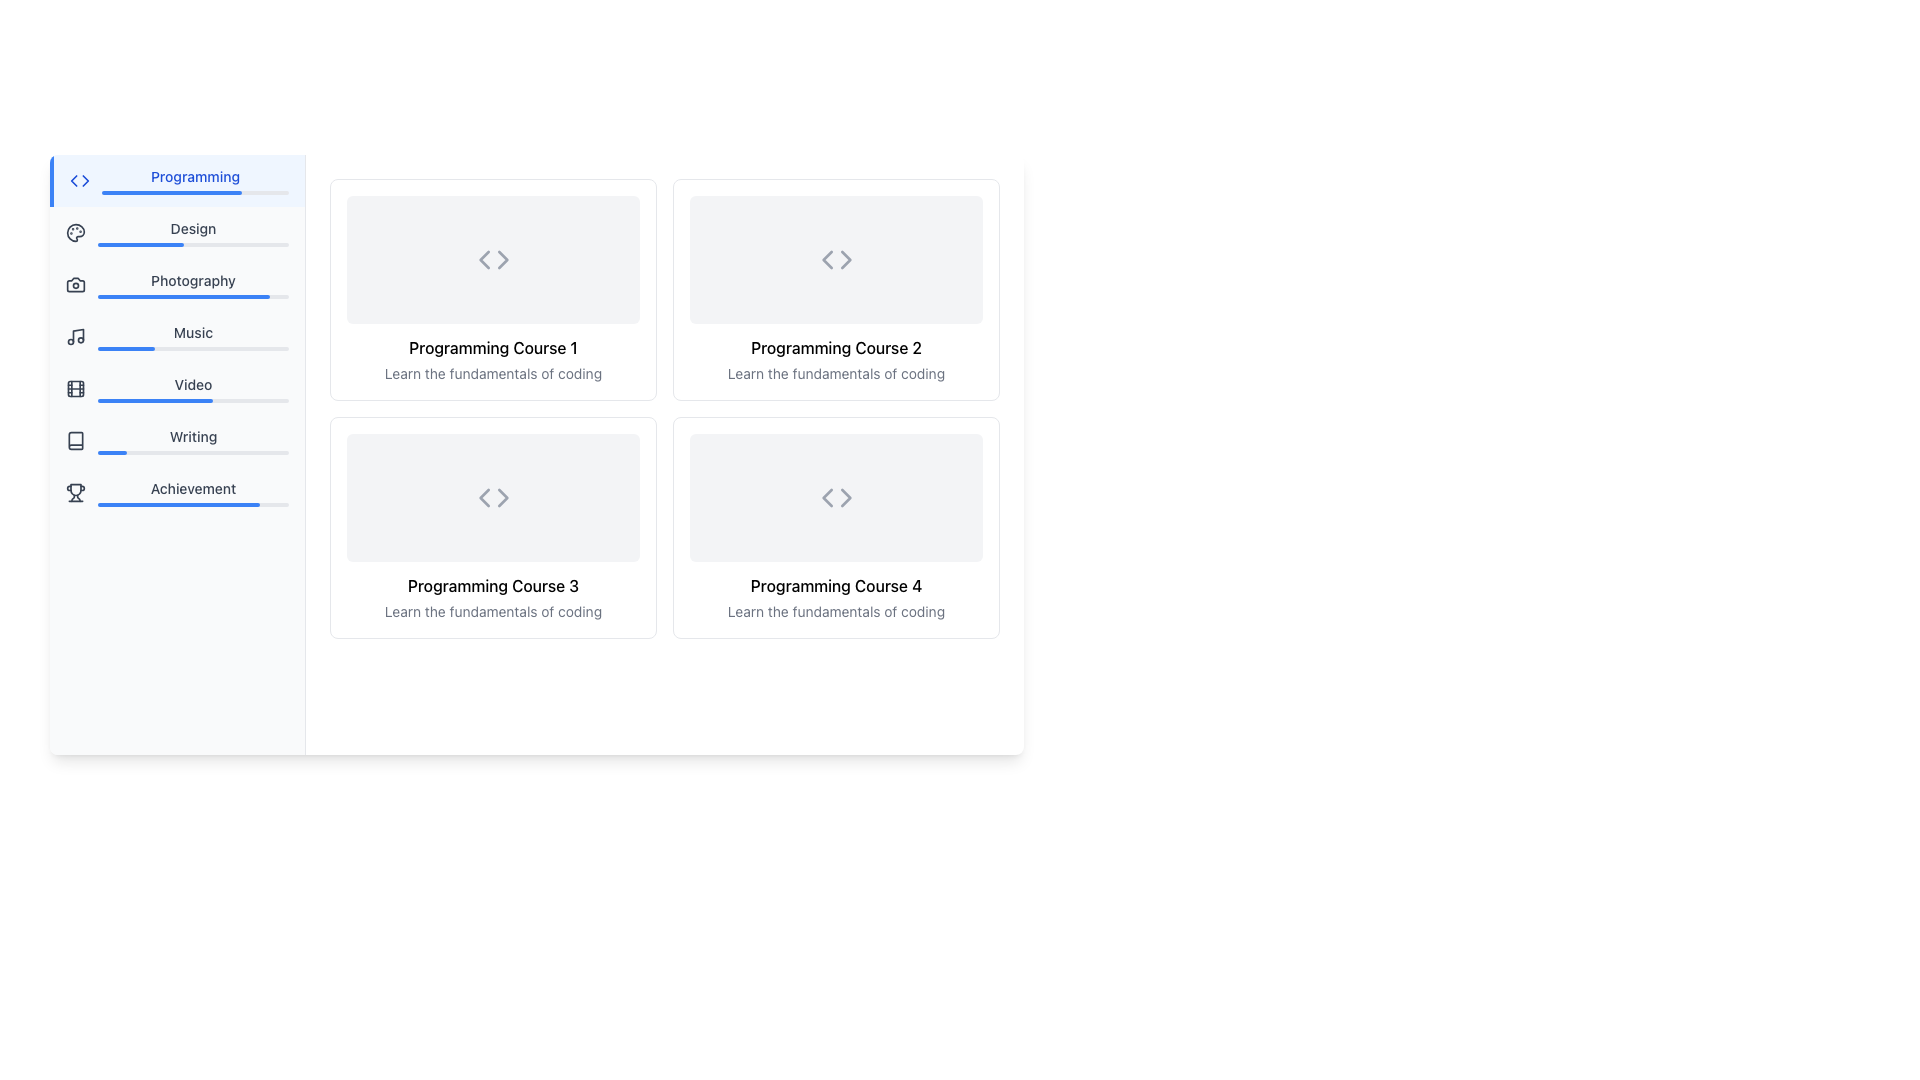 The width and height of the screenshot is (1920, 1080). Describe the element at coordinates (193, 231) in the screenshot. I see `the Label with the text 'Design' that features a progress bar, located in the vertically arranged menu between 'Programming' and 'Photography'` at that location.